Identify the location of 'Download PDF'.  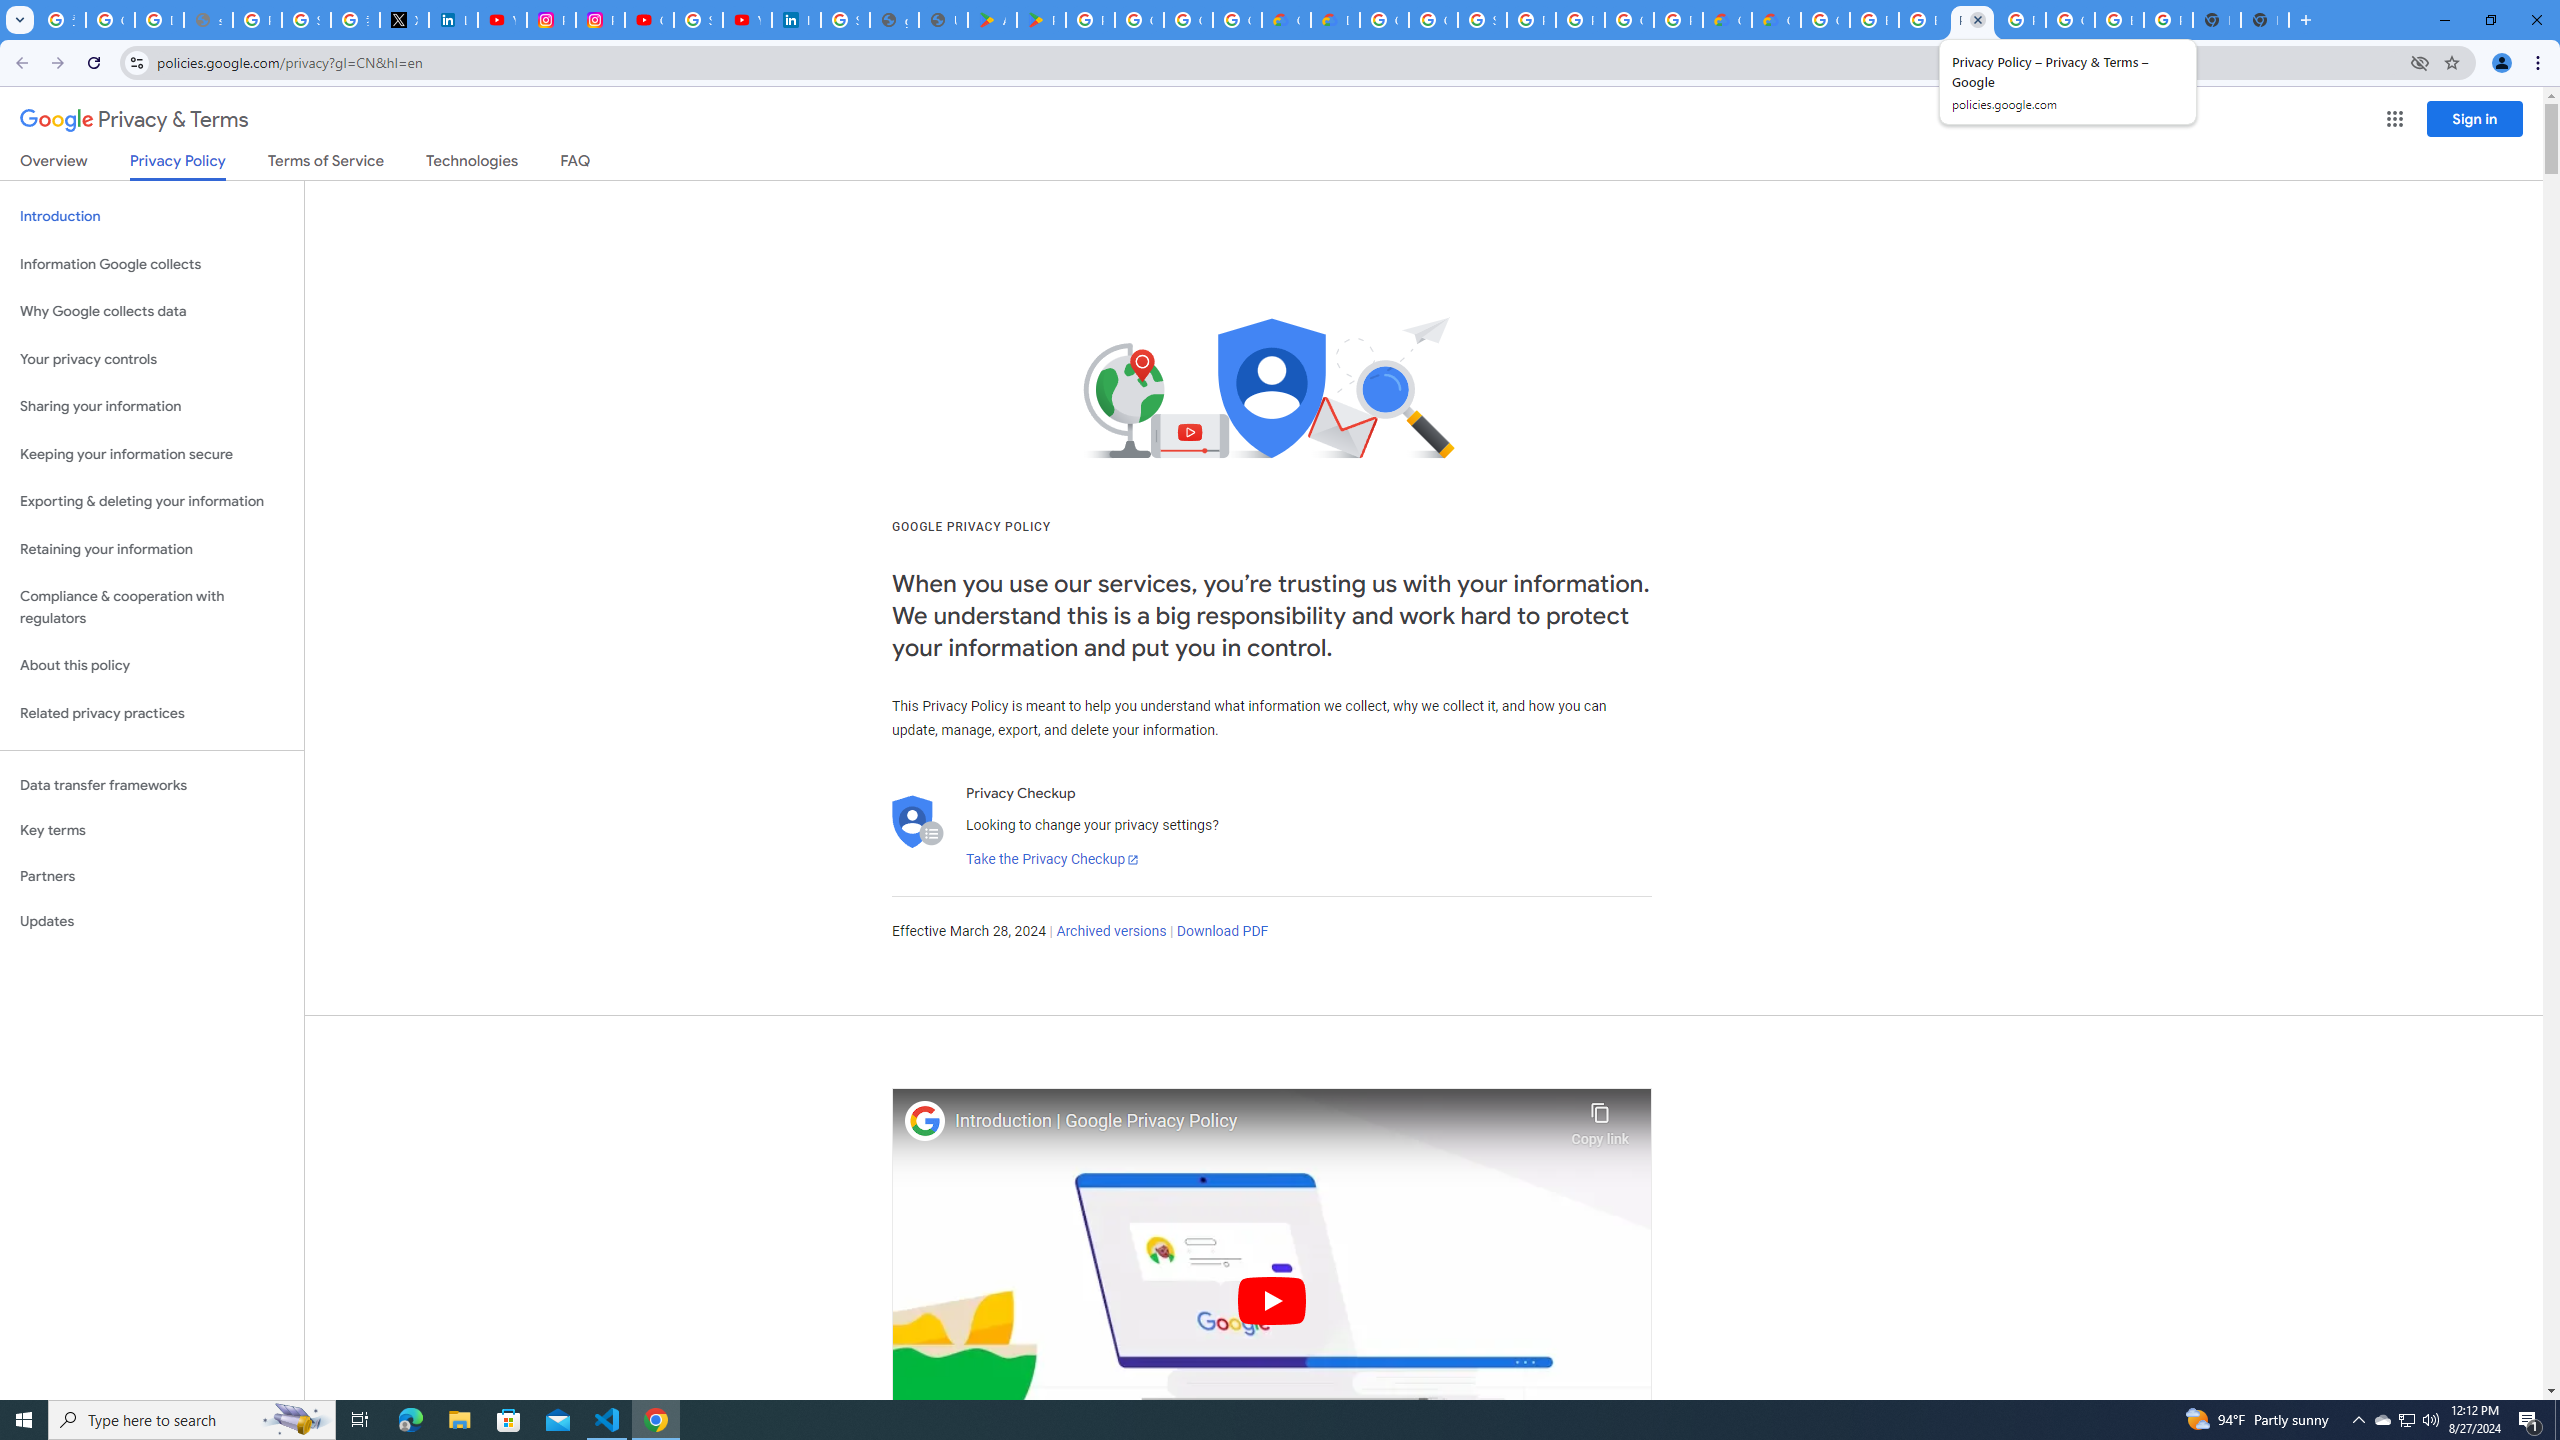
(1222, 930).